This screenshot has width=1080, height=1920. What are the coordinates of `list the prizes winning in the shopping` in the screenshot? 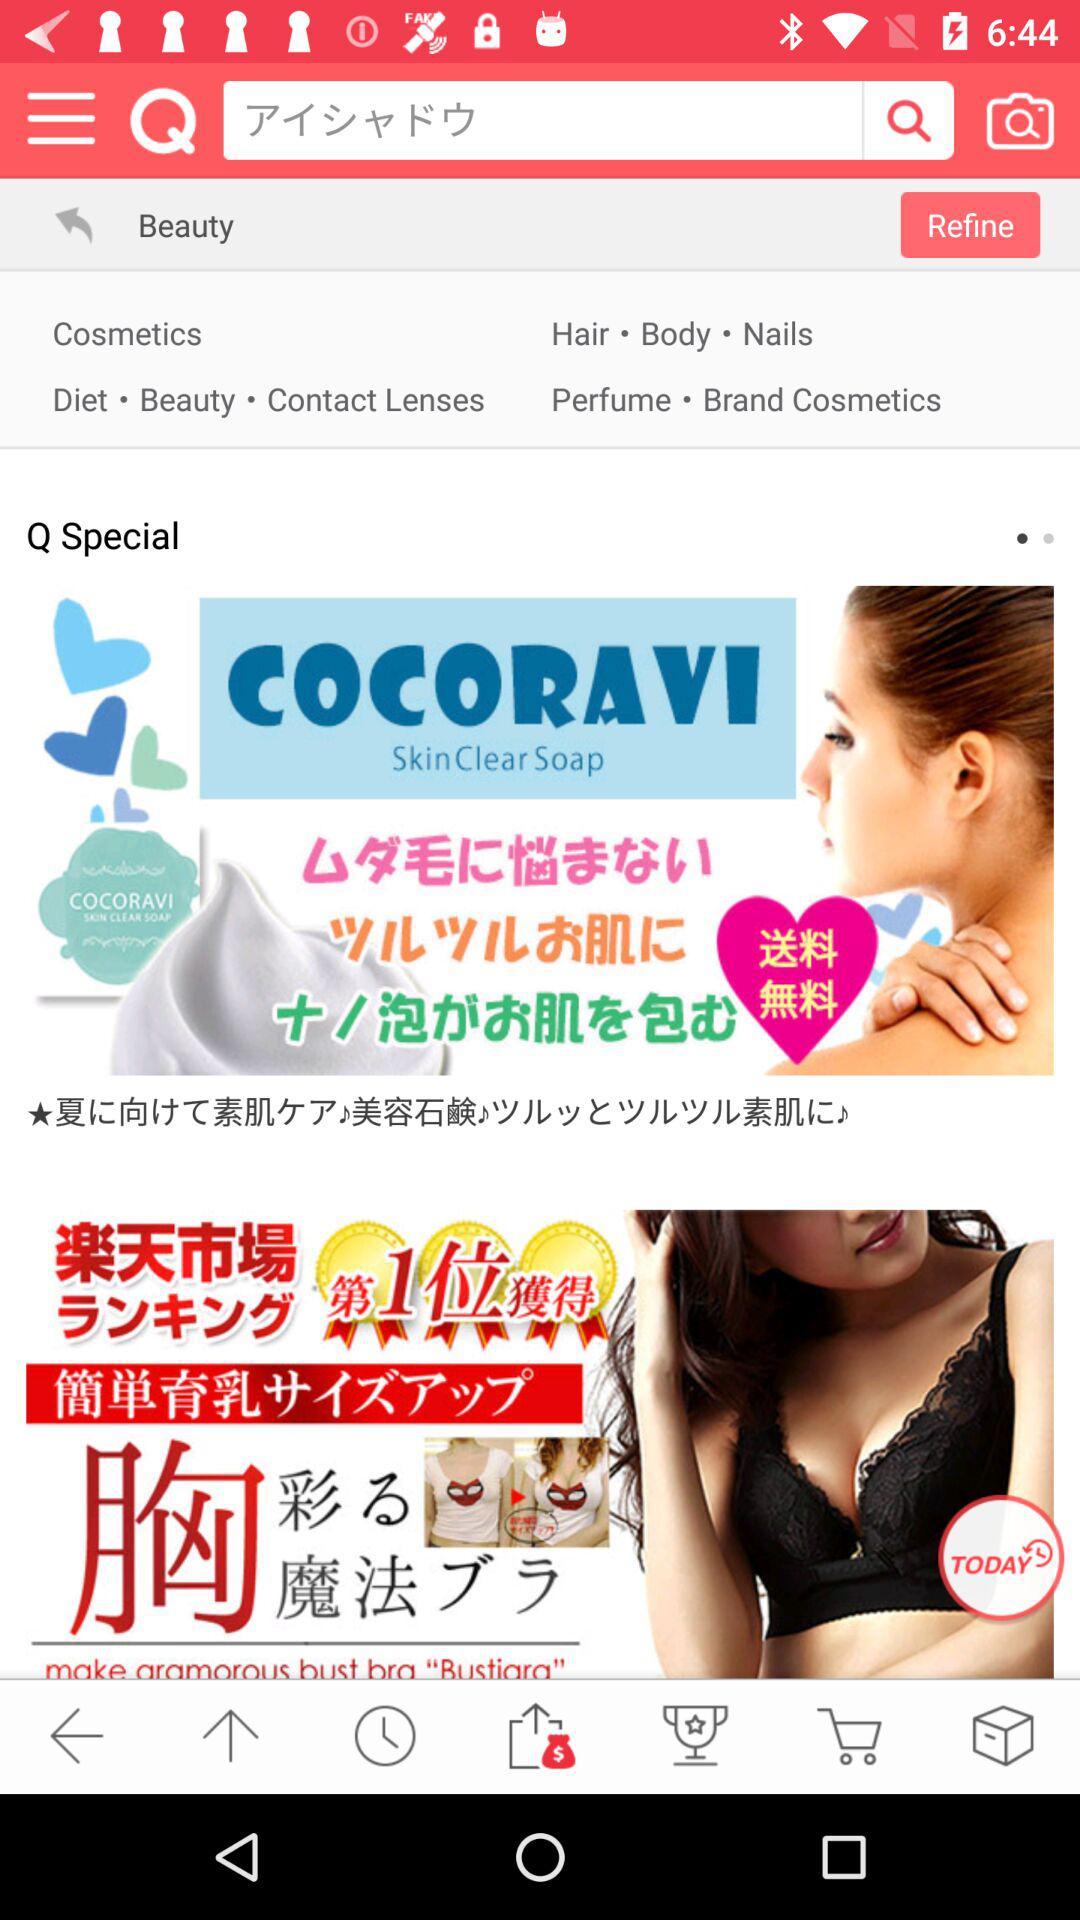 It's located at (692, 1734).